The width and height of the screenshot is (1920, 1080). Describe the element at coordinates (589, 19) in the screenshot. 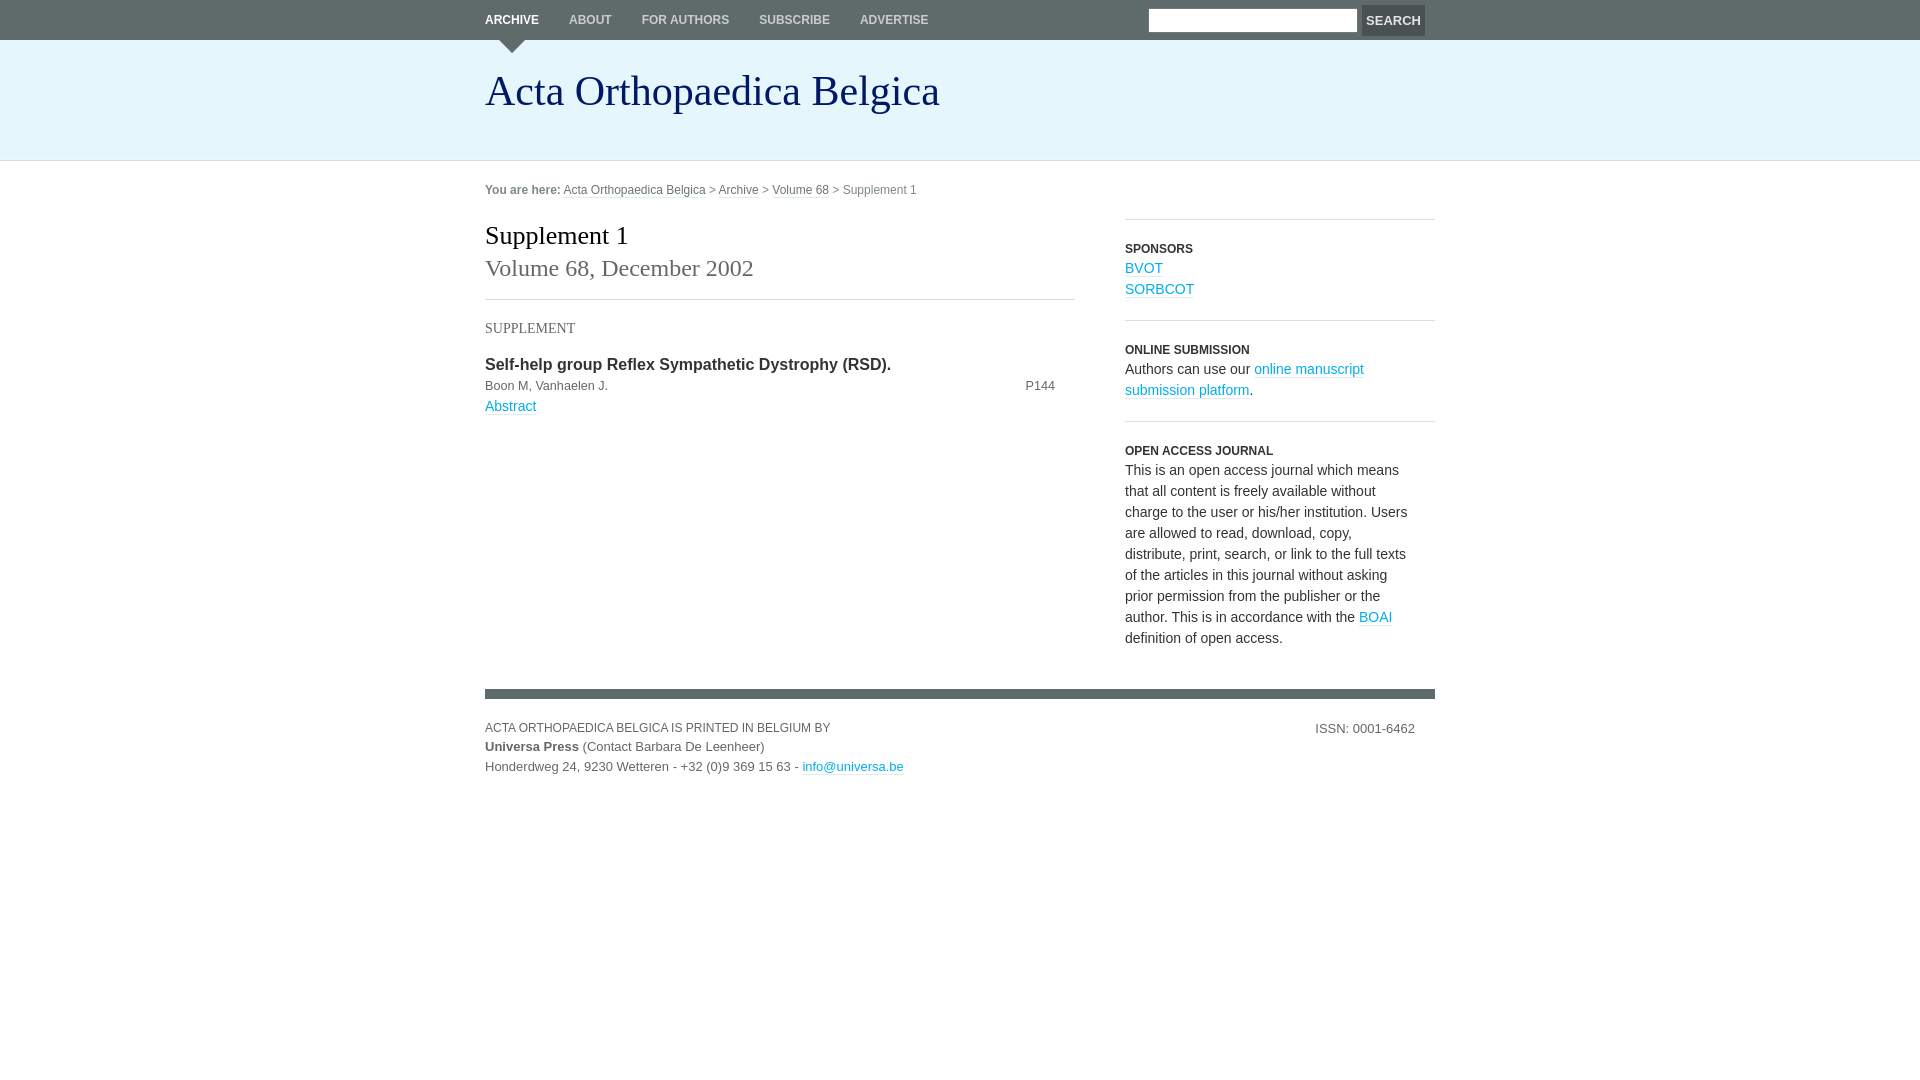

I see `'ABOUT'` at that location.